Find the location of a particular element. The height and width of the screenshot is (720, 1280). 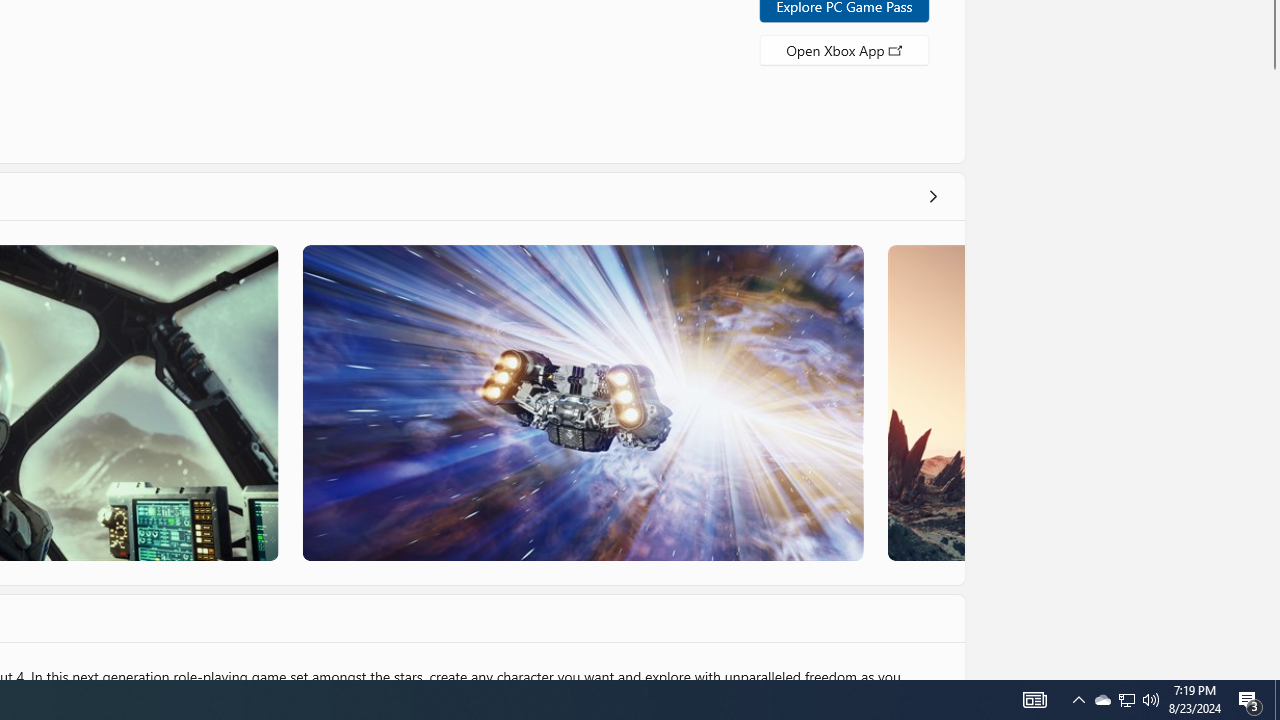

'Open Xbox App' is located at coordinates (844, 48).